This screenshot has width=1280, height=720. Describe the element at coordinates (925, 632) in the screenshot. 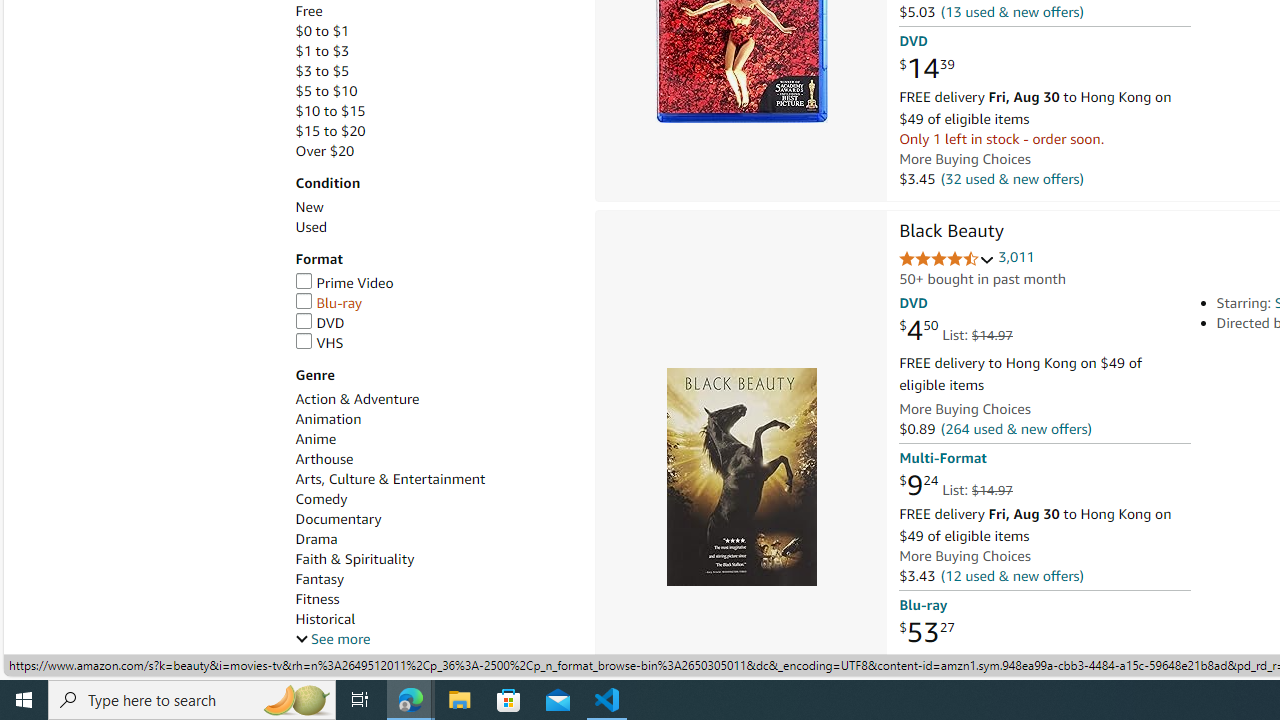

I see `'$53.27'` at that location.